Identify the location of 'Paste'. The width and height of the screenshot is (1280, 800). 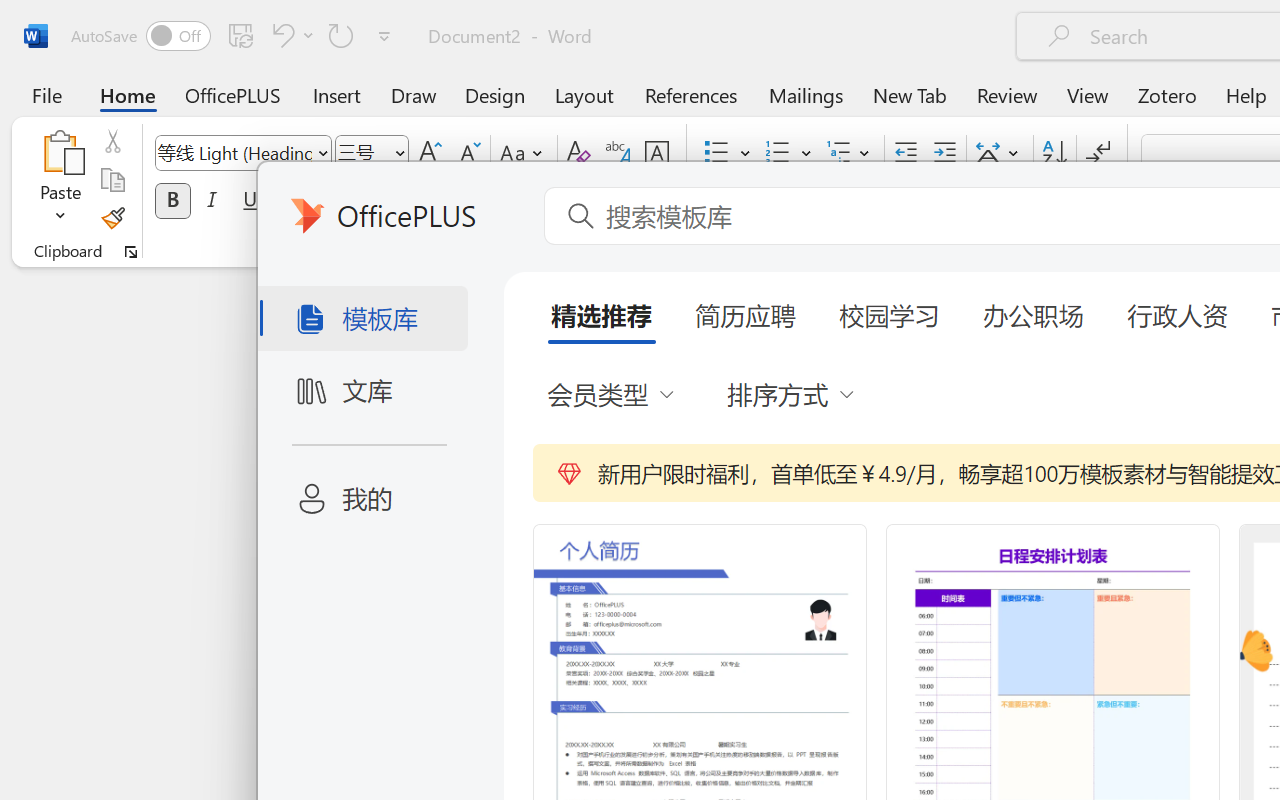
(60, 179).